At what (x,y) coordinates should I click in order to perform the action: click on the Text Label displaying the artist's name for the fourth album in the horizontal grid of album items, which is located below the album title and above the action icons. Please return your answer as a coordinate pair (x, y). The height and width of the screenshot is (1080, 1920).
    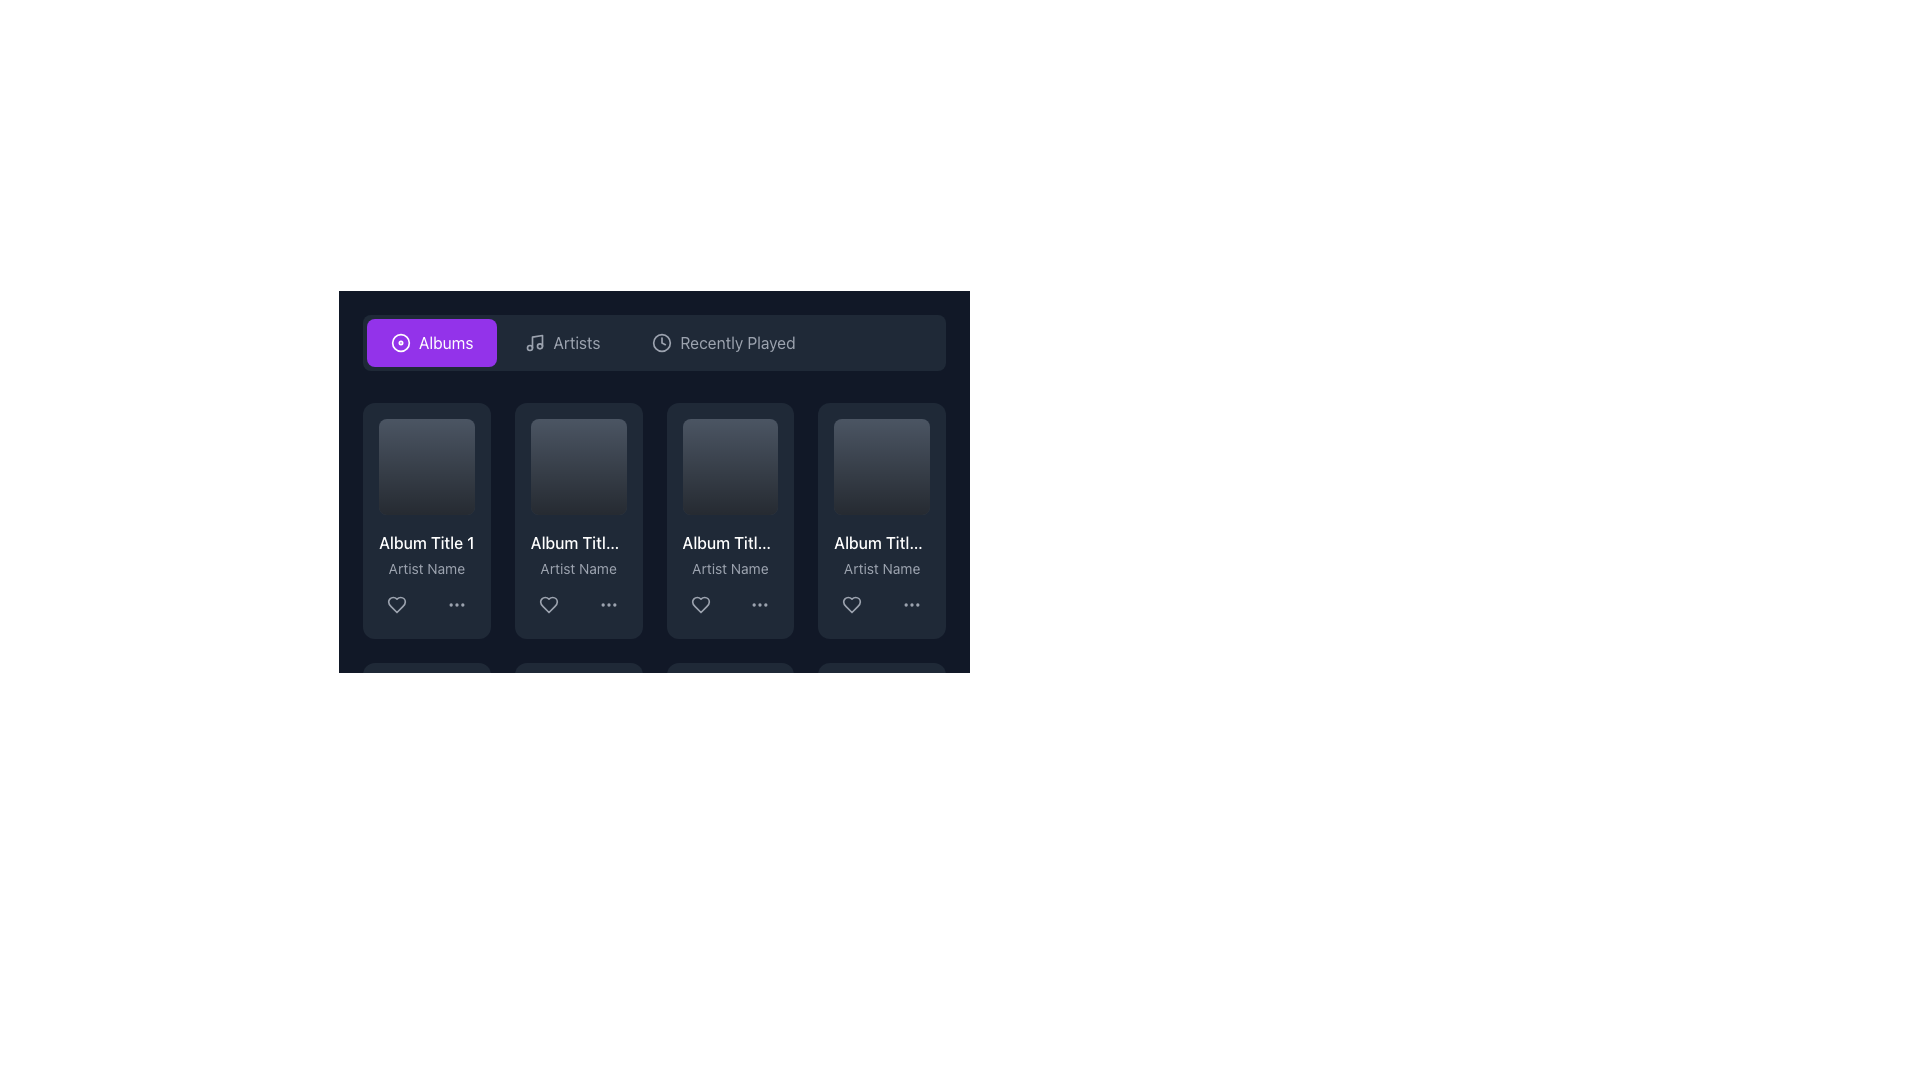
    Looking at the image, I should click on (881, 568).